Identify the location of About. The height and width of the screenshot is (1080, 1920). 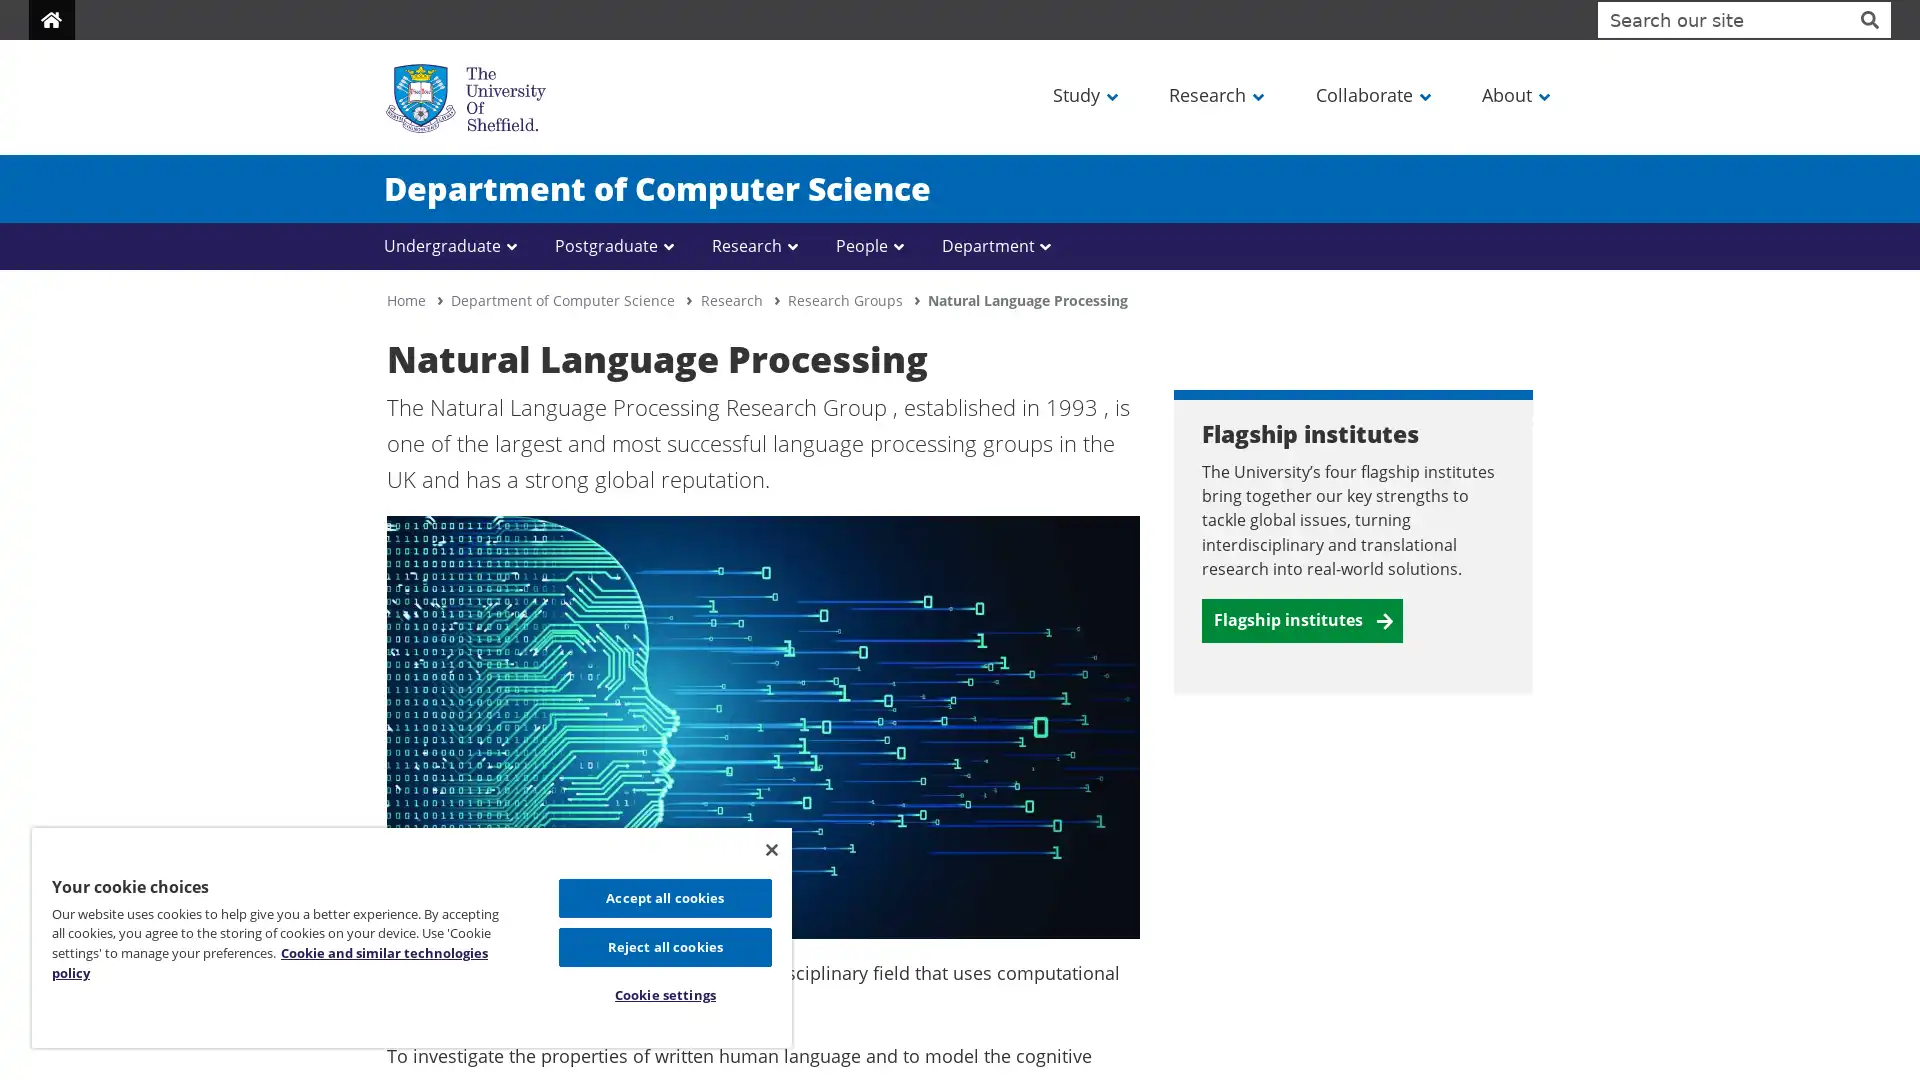
(1513, 94).